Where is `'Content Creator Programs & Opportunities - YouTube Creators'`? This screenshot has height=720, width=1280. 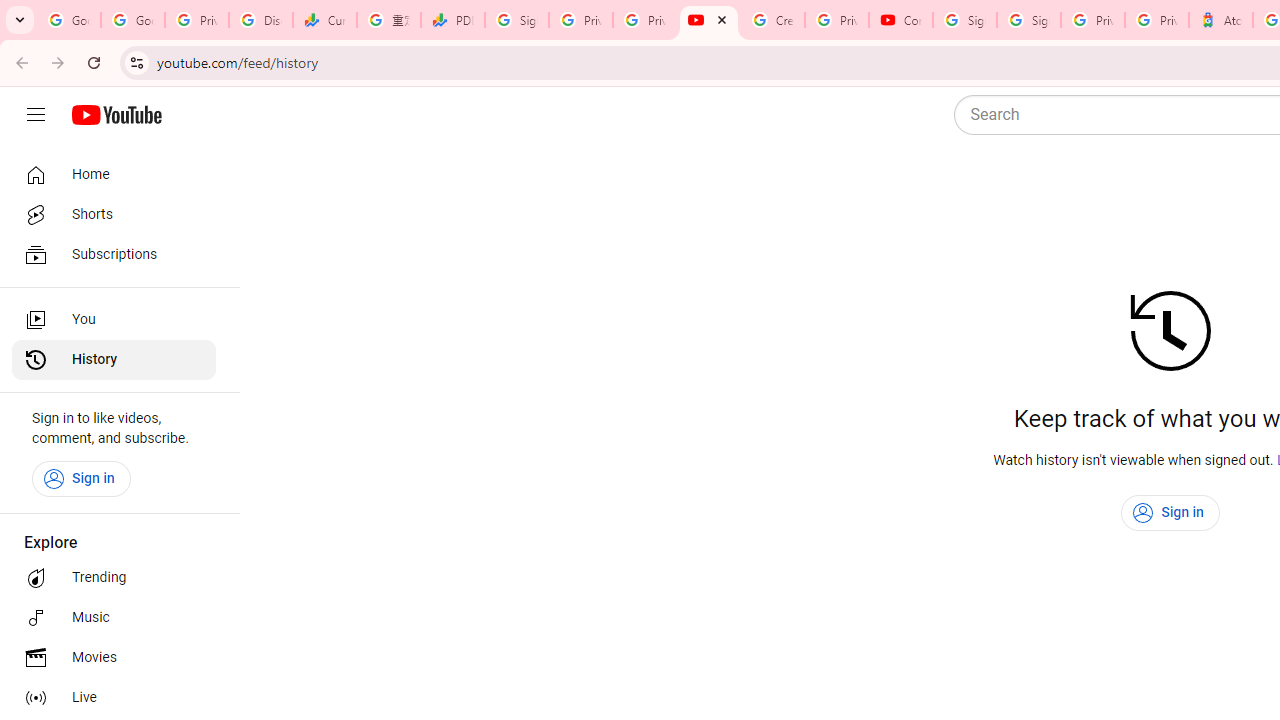 'Content Creator Programs & Opportunities - YouTube Creators' is located at coordinates (900, 20).